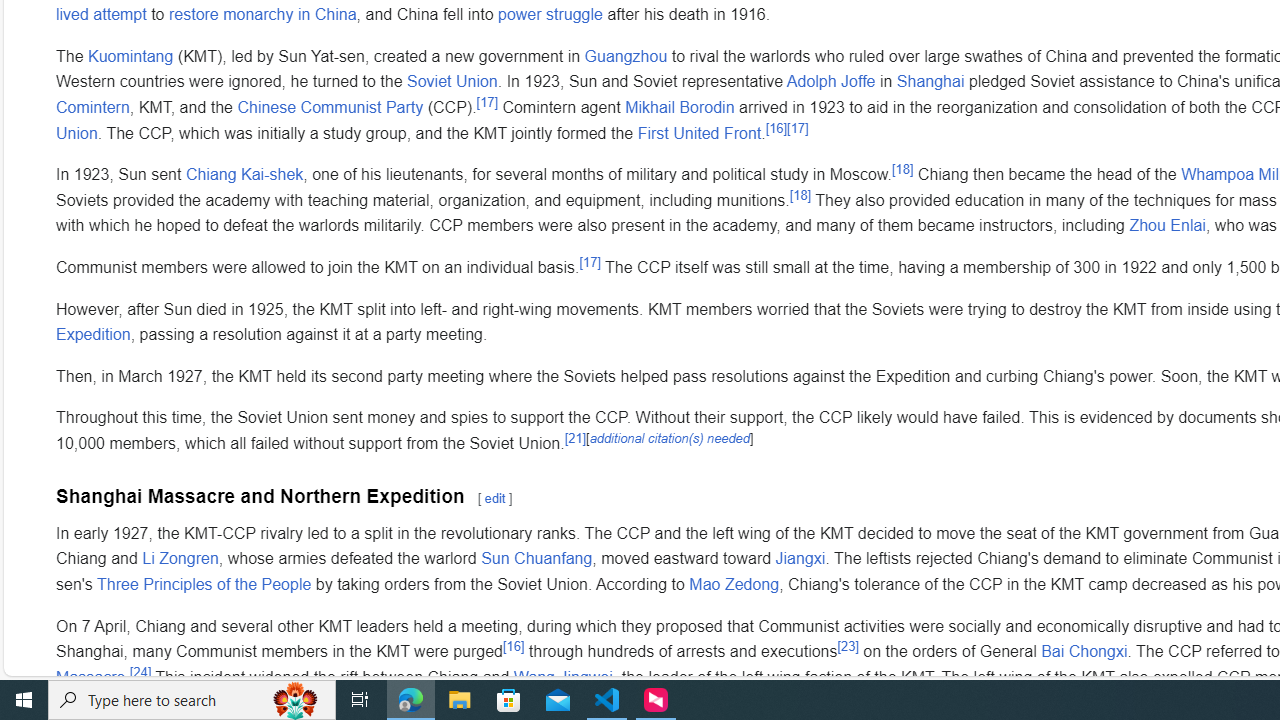 This screenshot has height=720, width=1280. Describe the element at coordinates (679, 108) in the screenshot. I see `'Mikhail Borodin'` at that location.